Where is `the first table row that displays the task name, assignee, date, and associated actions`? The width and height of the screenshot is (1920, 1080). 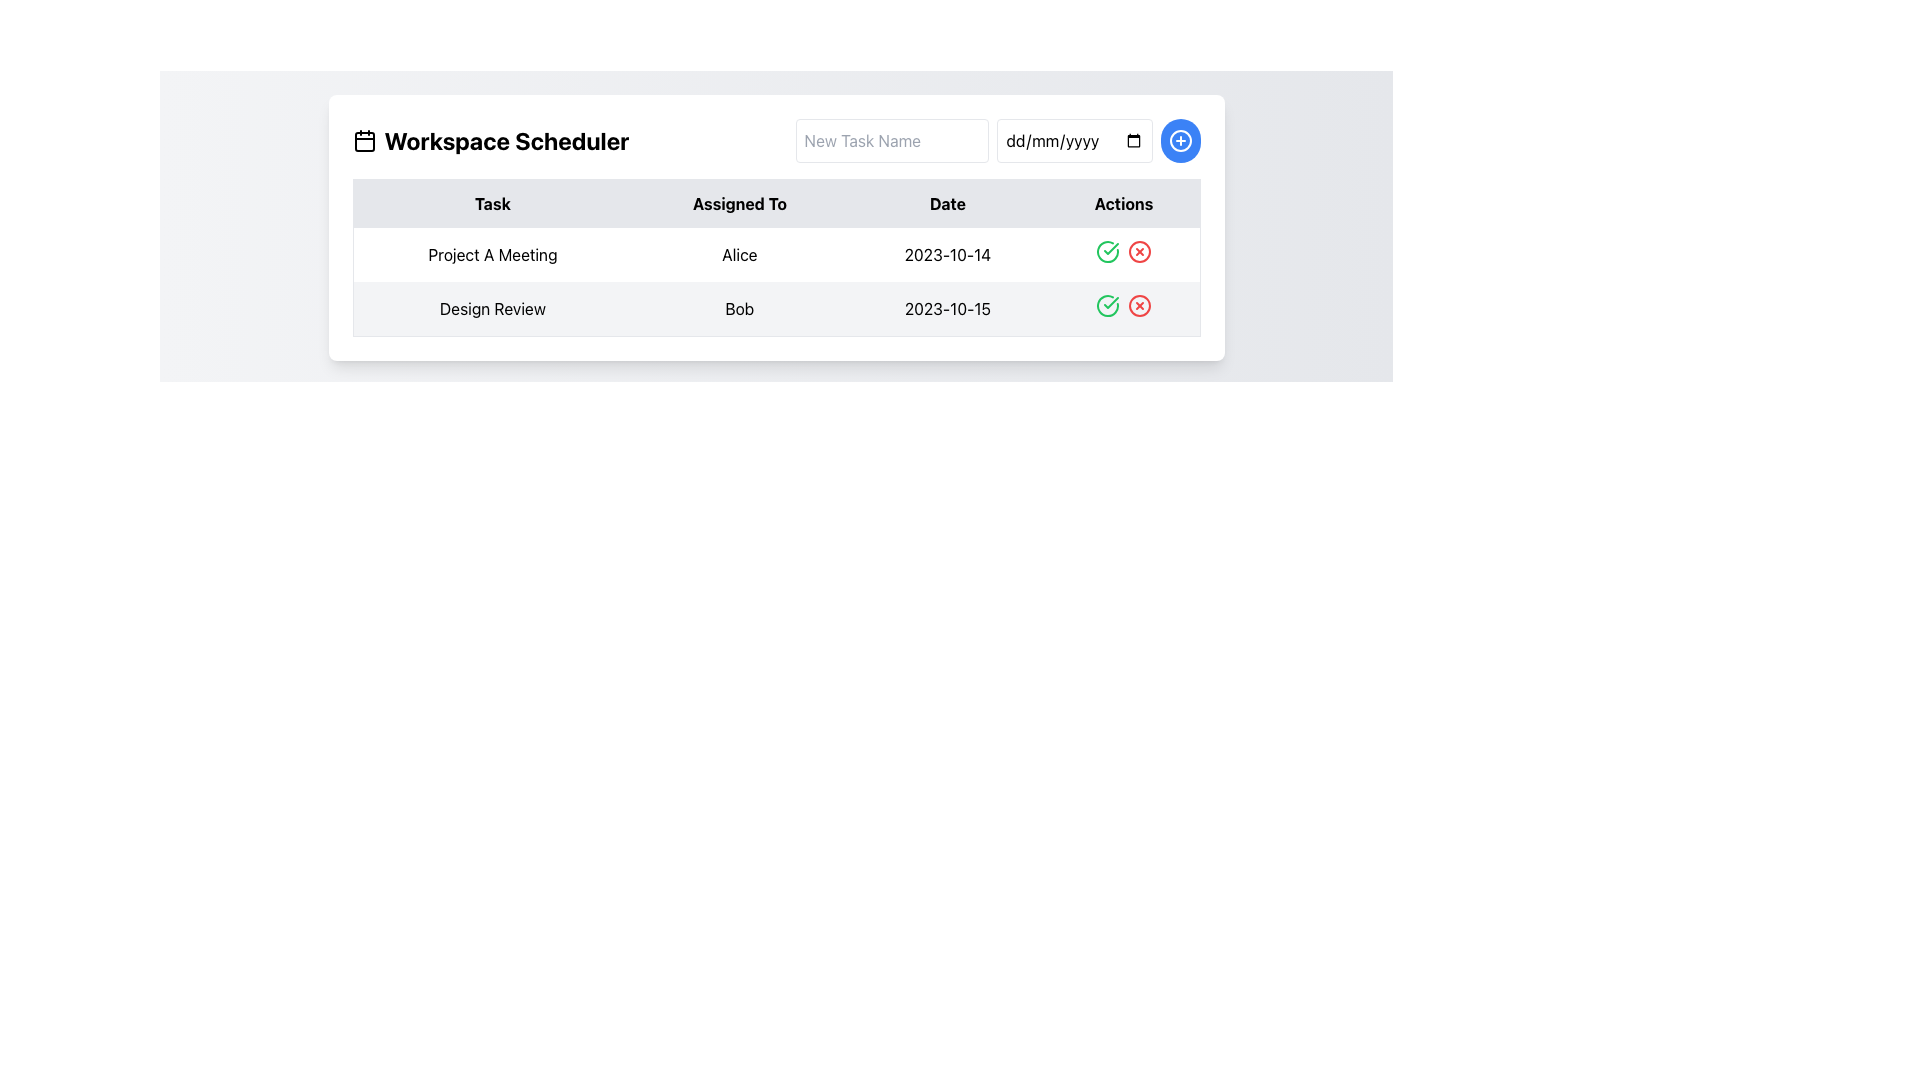
the first table row that displays the task name, assignee, date, and associated actions is located at coordinates (775, 253).